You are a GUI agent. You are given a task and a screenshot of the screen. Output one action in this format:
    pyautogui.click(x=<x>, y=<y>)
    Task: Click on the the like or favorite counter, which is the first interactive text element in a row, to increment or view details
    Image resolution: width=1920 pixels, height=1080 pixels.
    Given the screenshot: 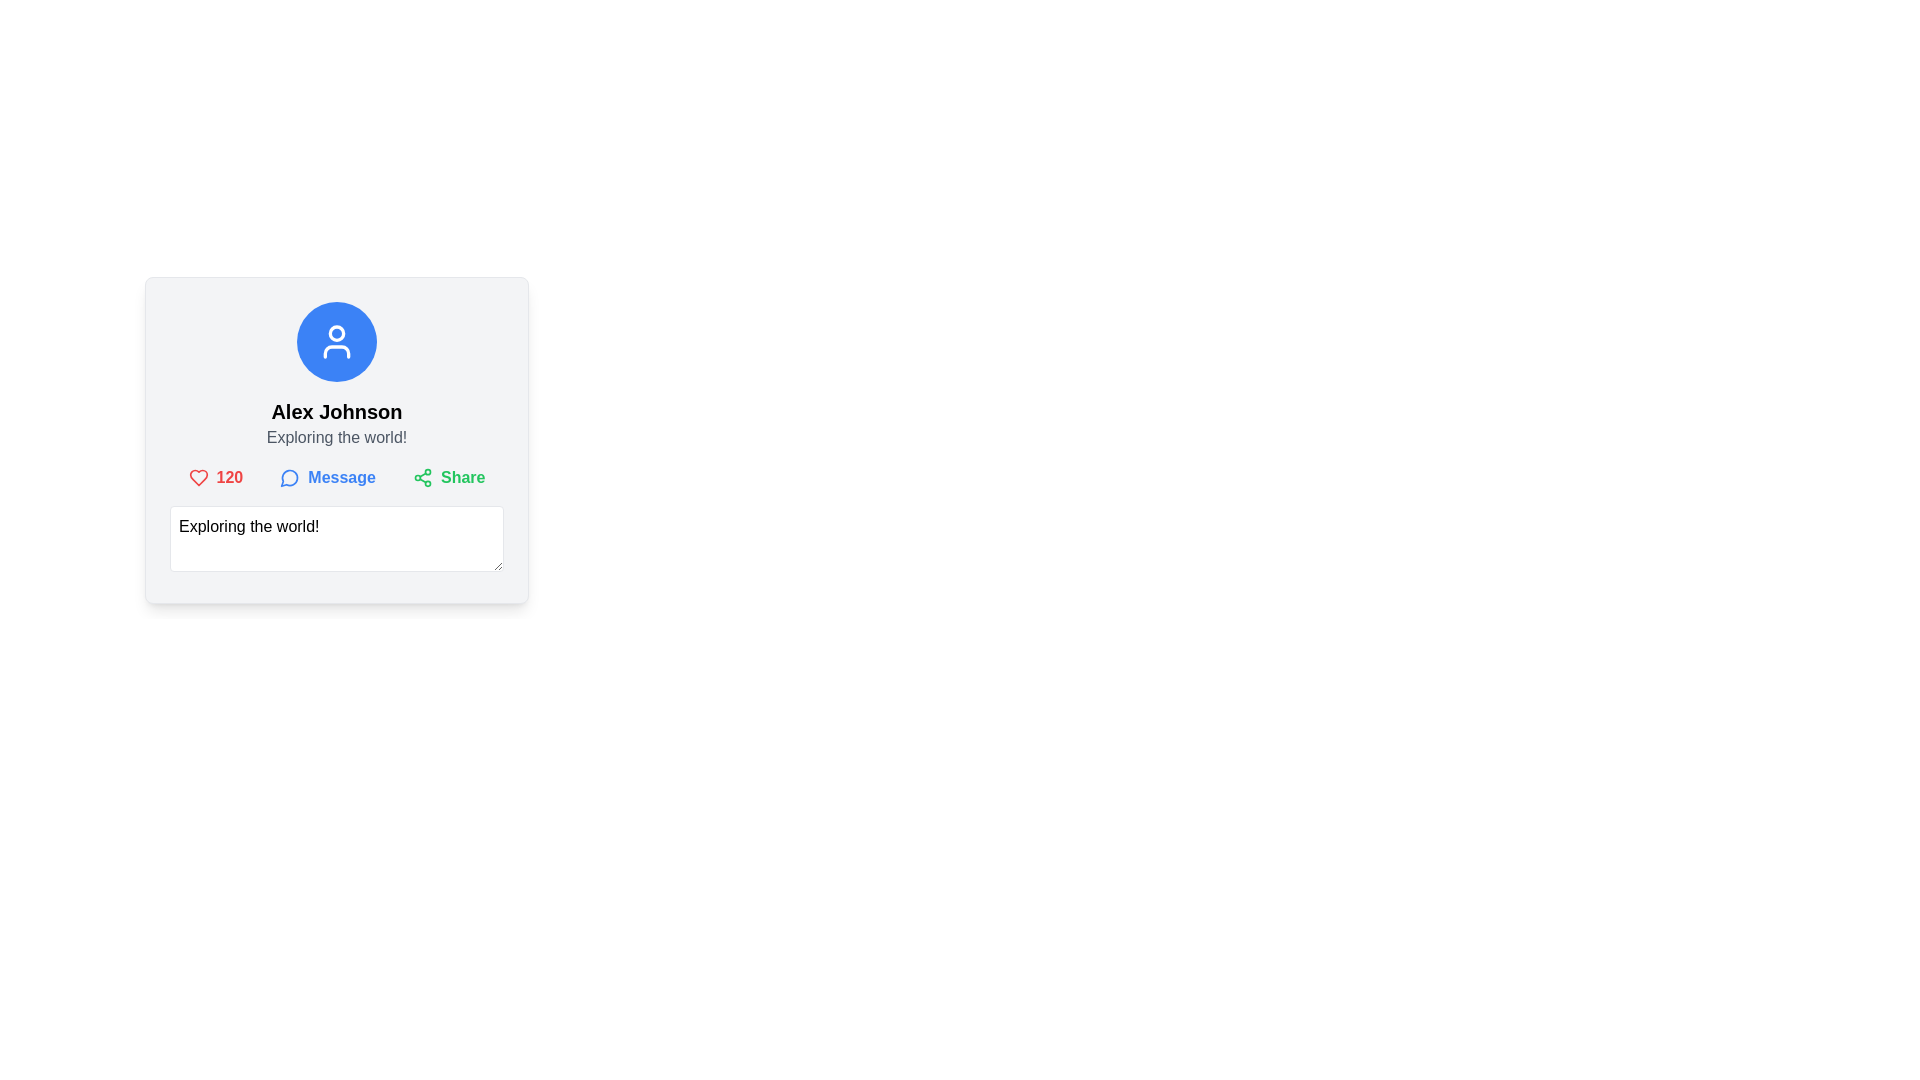 What is the action you would take?
    pyautogui.click(x=215, y=478)
    